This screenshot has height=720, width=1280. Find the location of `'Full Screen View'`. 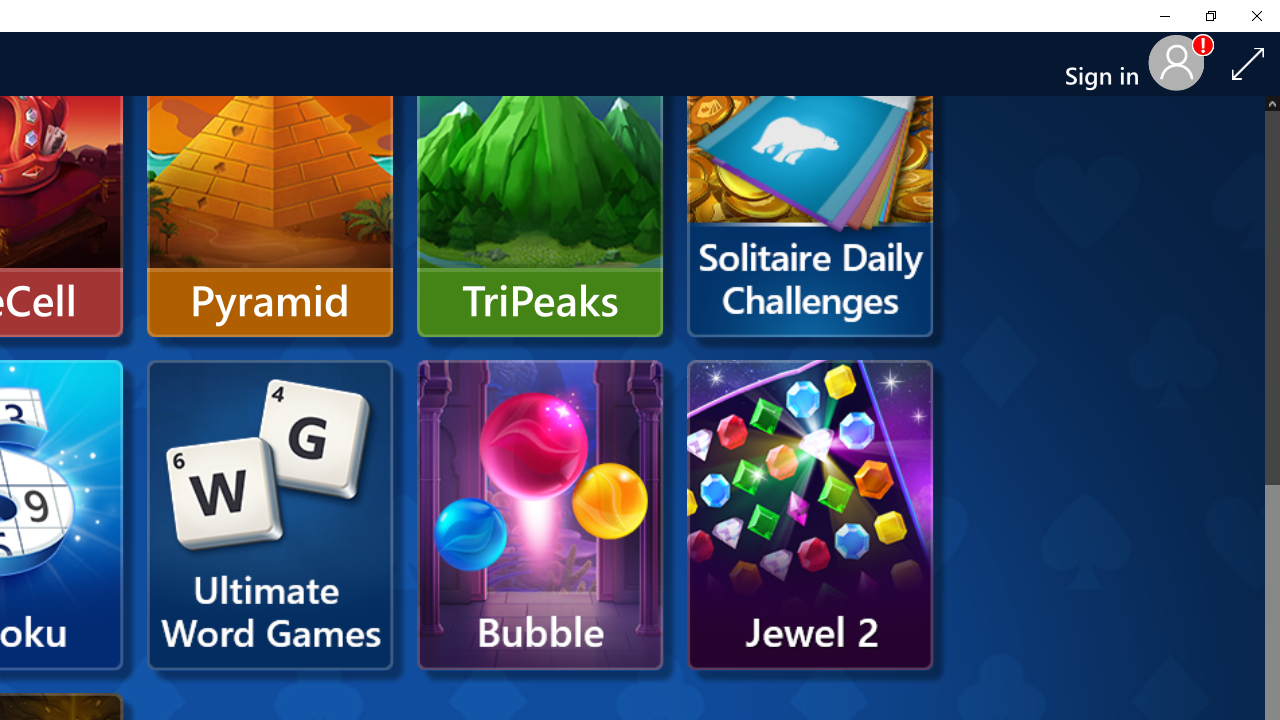

'Full Screen View' is located at coordinates (1247, 62).